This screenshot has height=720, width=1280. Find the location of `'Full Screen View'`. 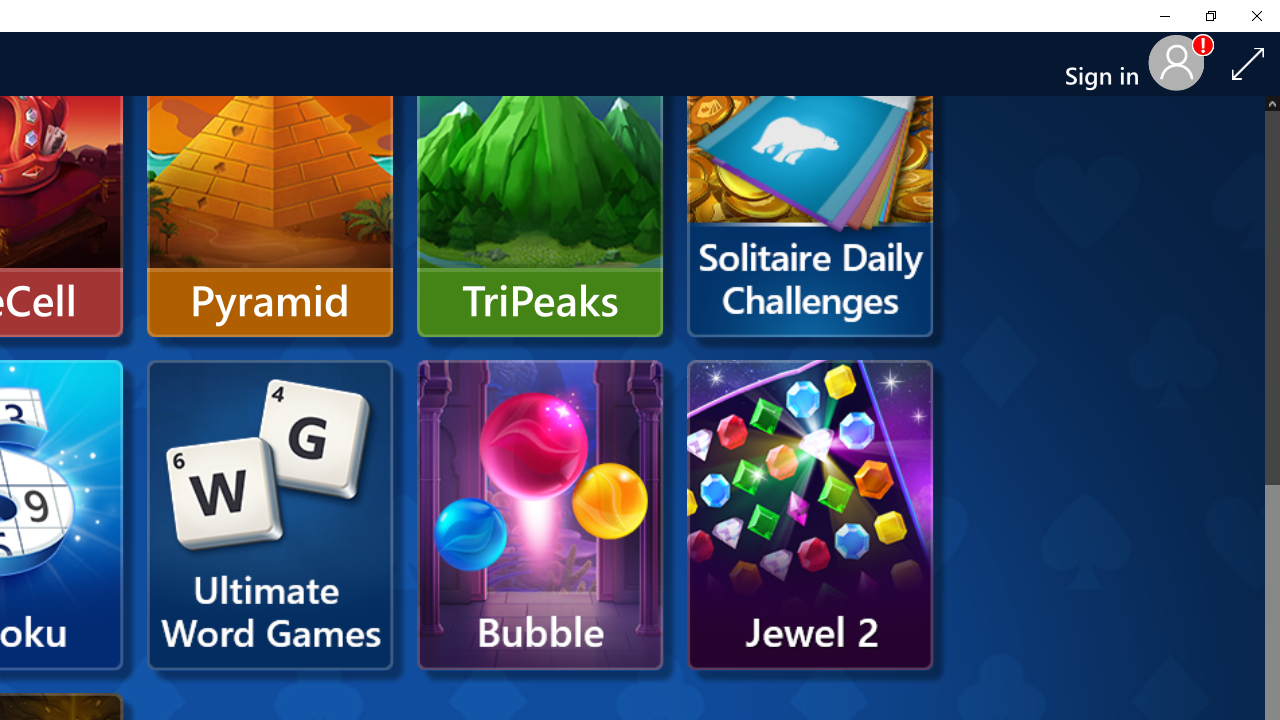

'Full Screen View' is located at coordinates (1247, 62).